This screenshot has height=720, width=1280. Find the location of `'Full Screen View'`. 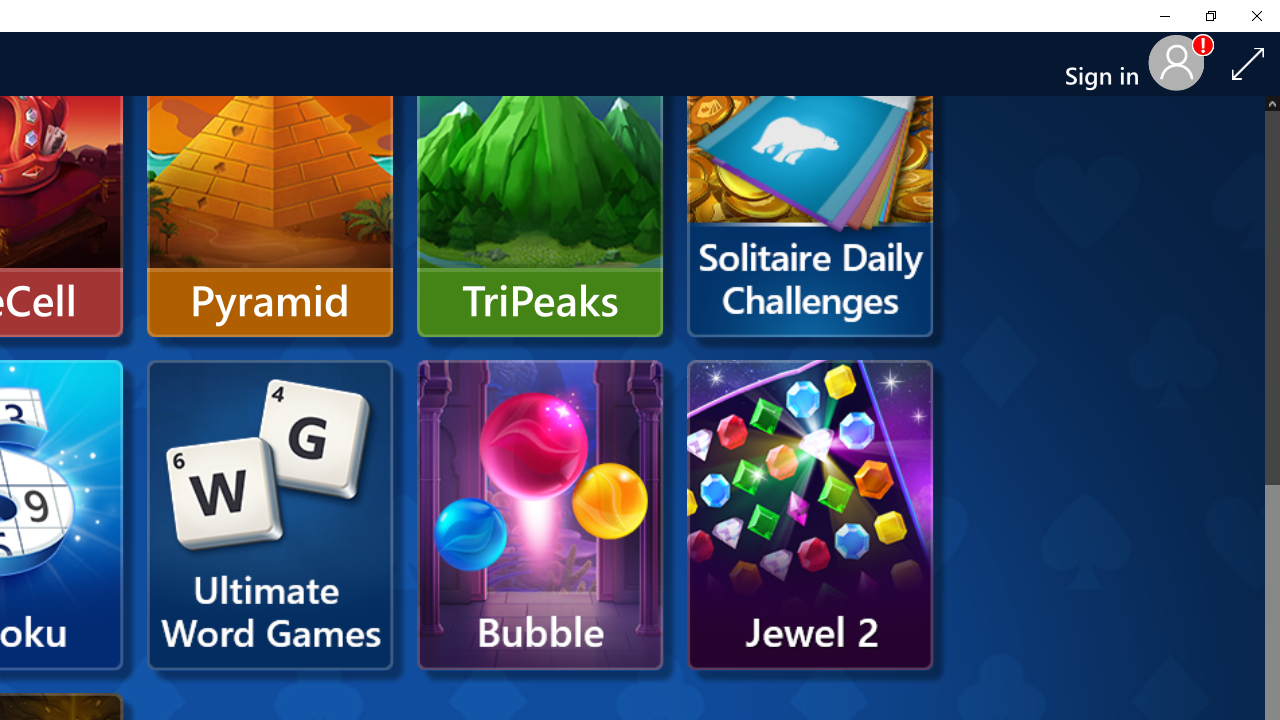

'Full Screen View' is located at coordinates (1247, 62).